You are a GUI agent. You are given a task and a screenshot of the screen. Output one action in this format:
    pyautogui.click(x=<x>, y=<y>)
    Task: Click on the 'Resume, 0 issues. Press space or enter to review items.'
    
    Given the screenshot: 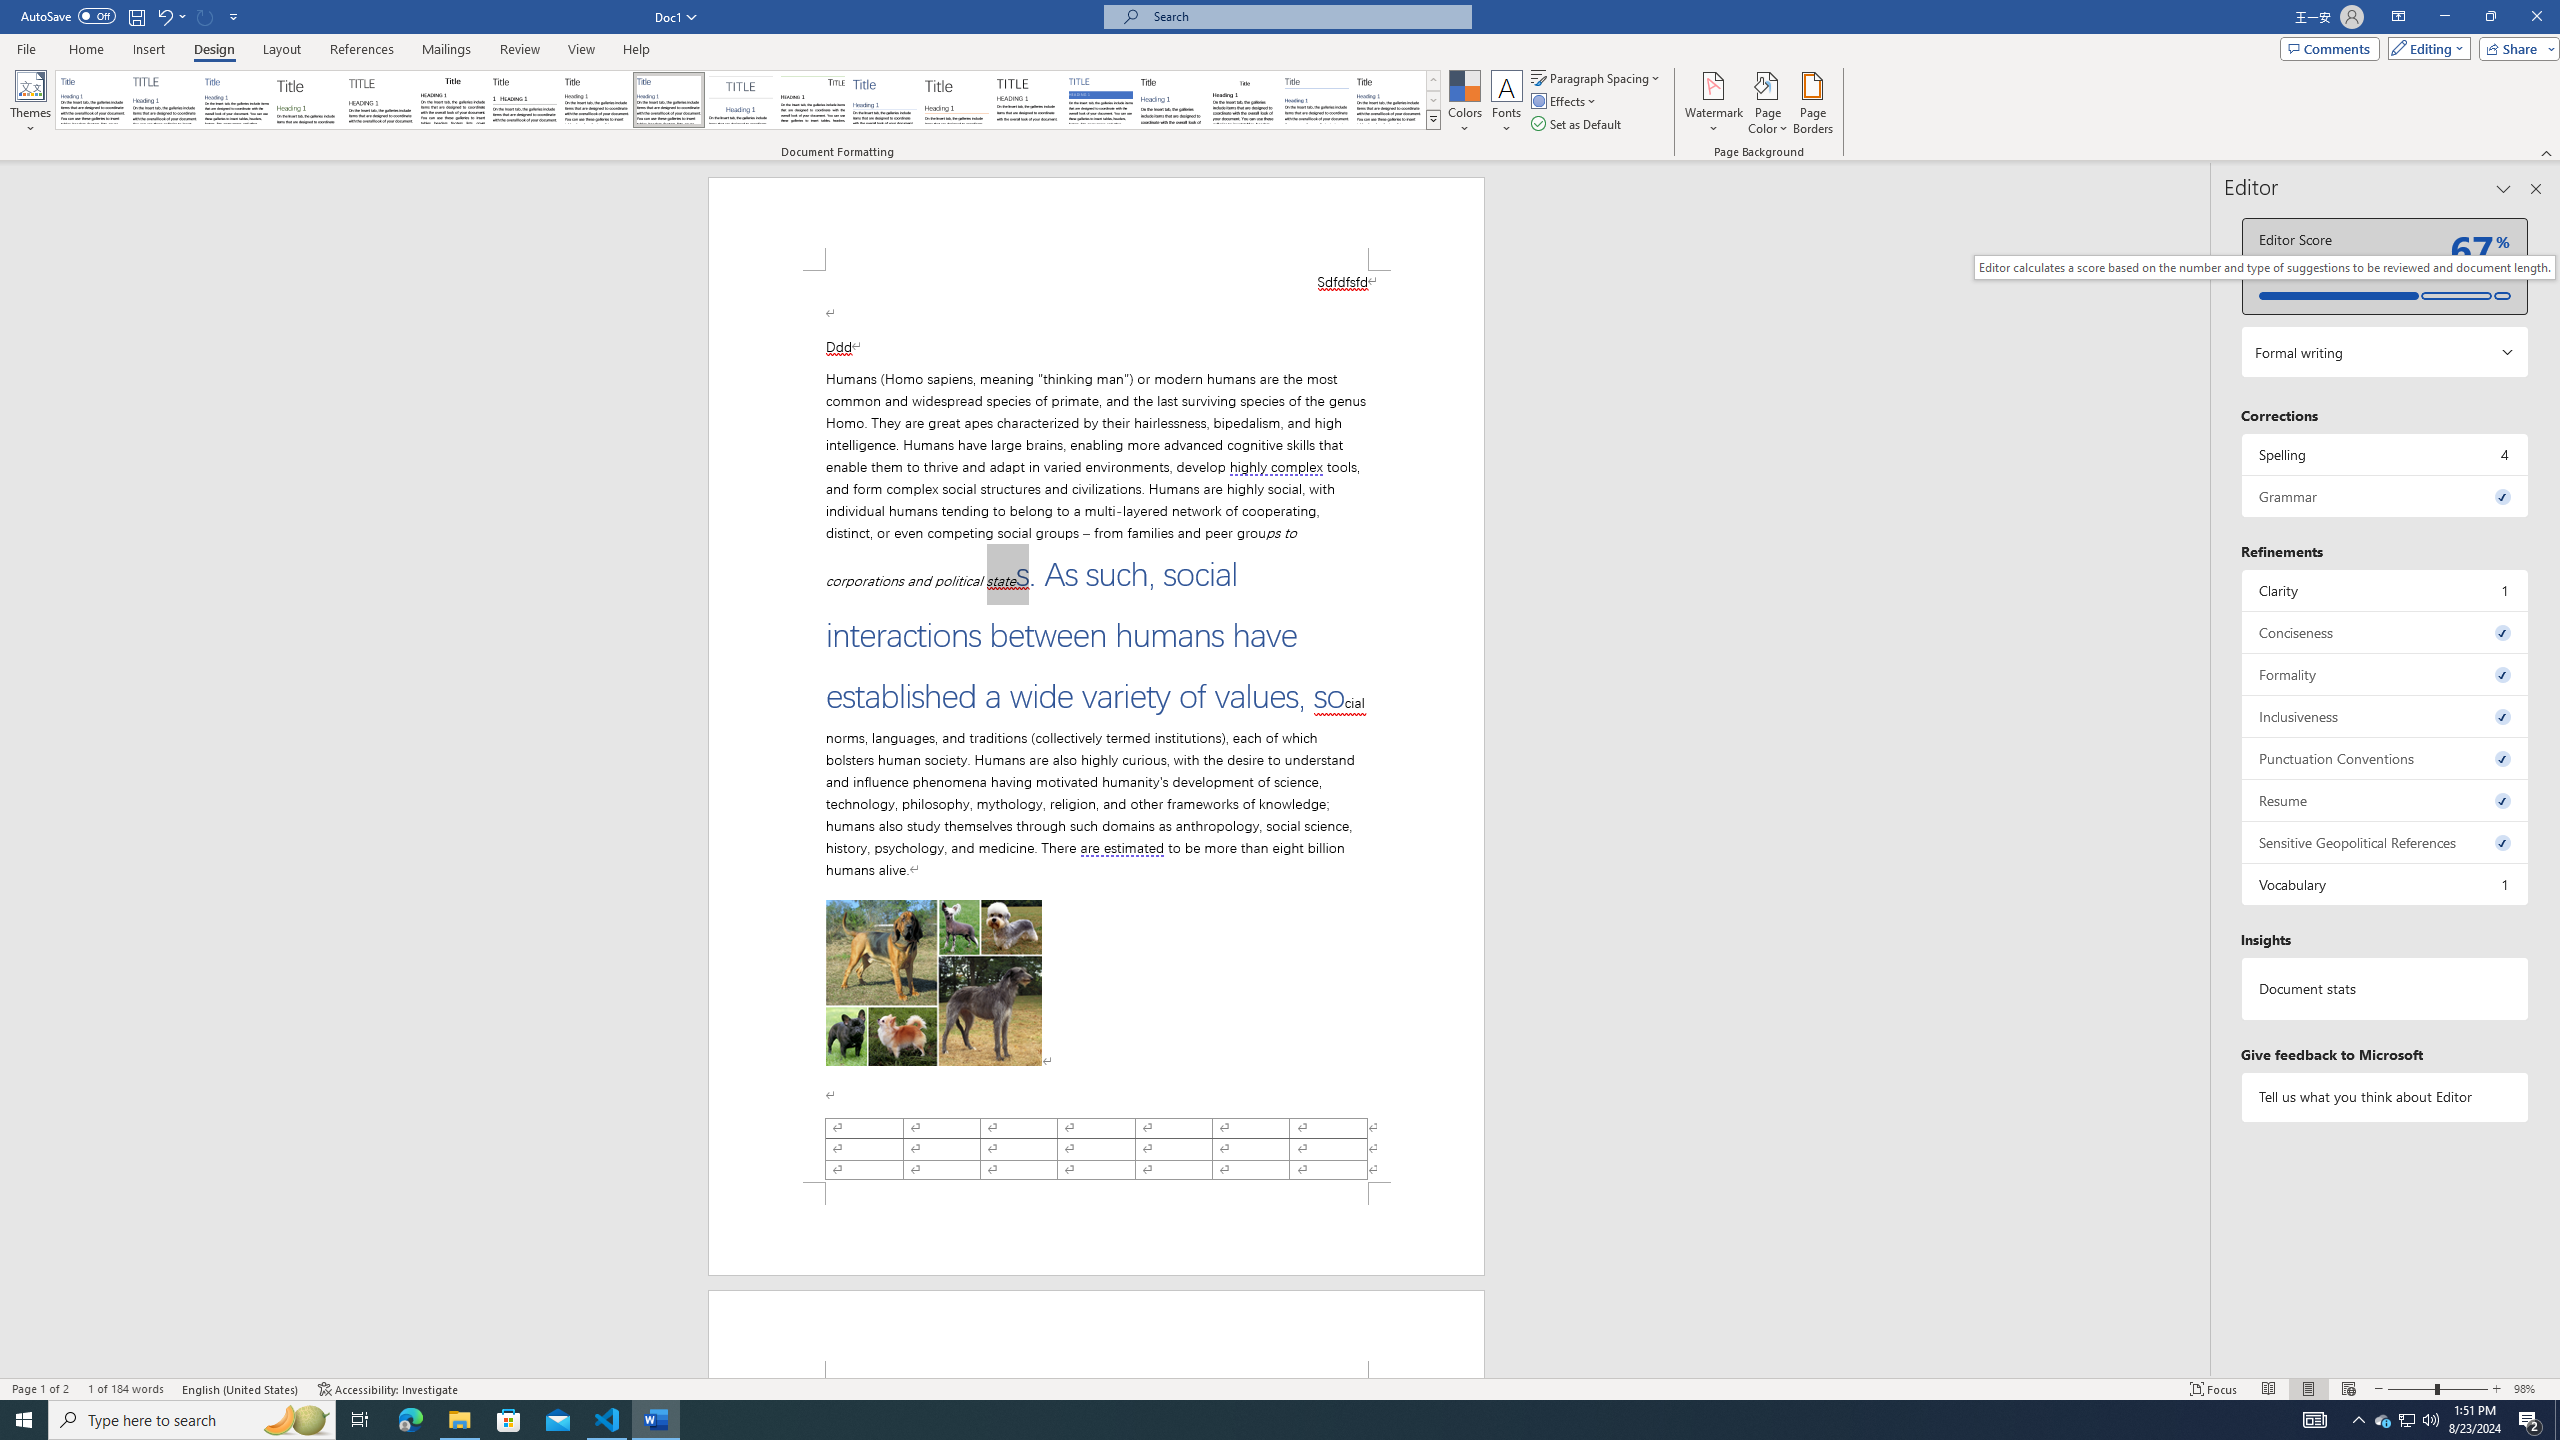 What is the action you would take?
    pyautogui.click(x=2384, y=800)
    